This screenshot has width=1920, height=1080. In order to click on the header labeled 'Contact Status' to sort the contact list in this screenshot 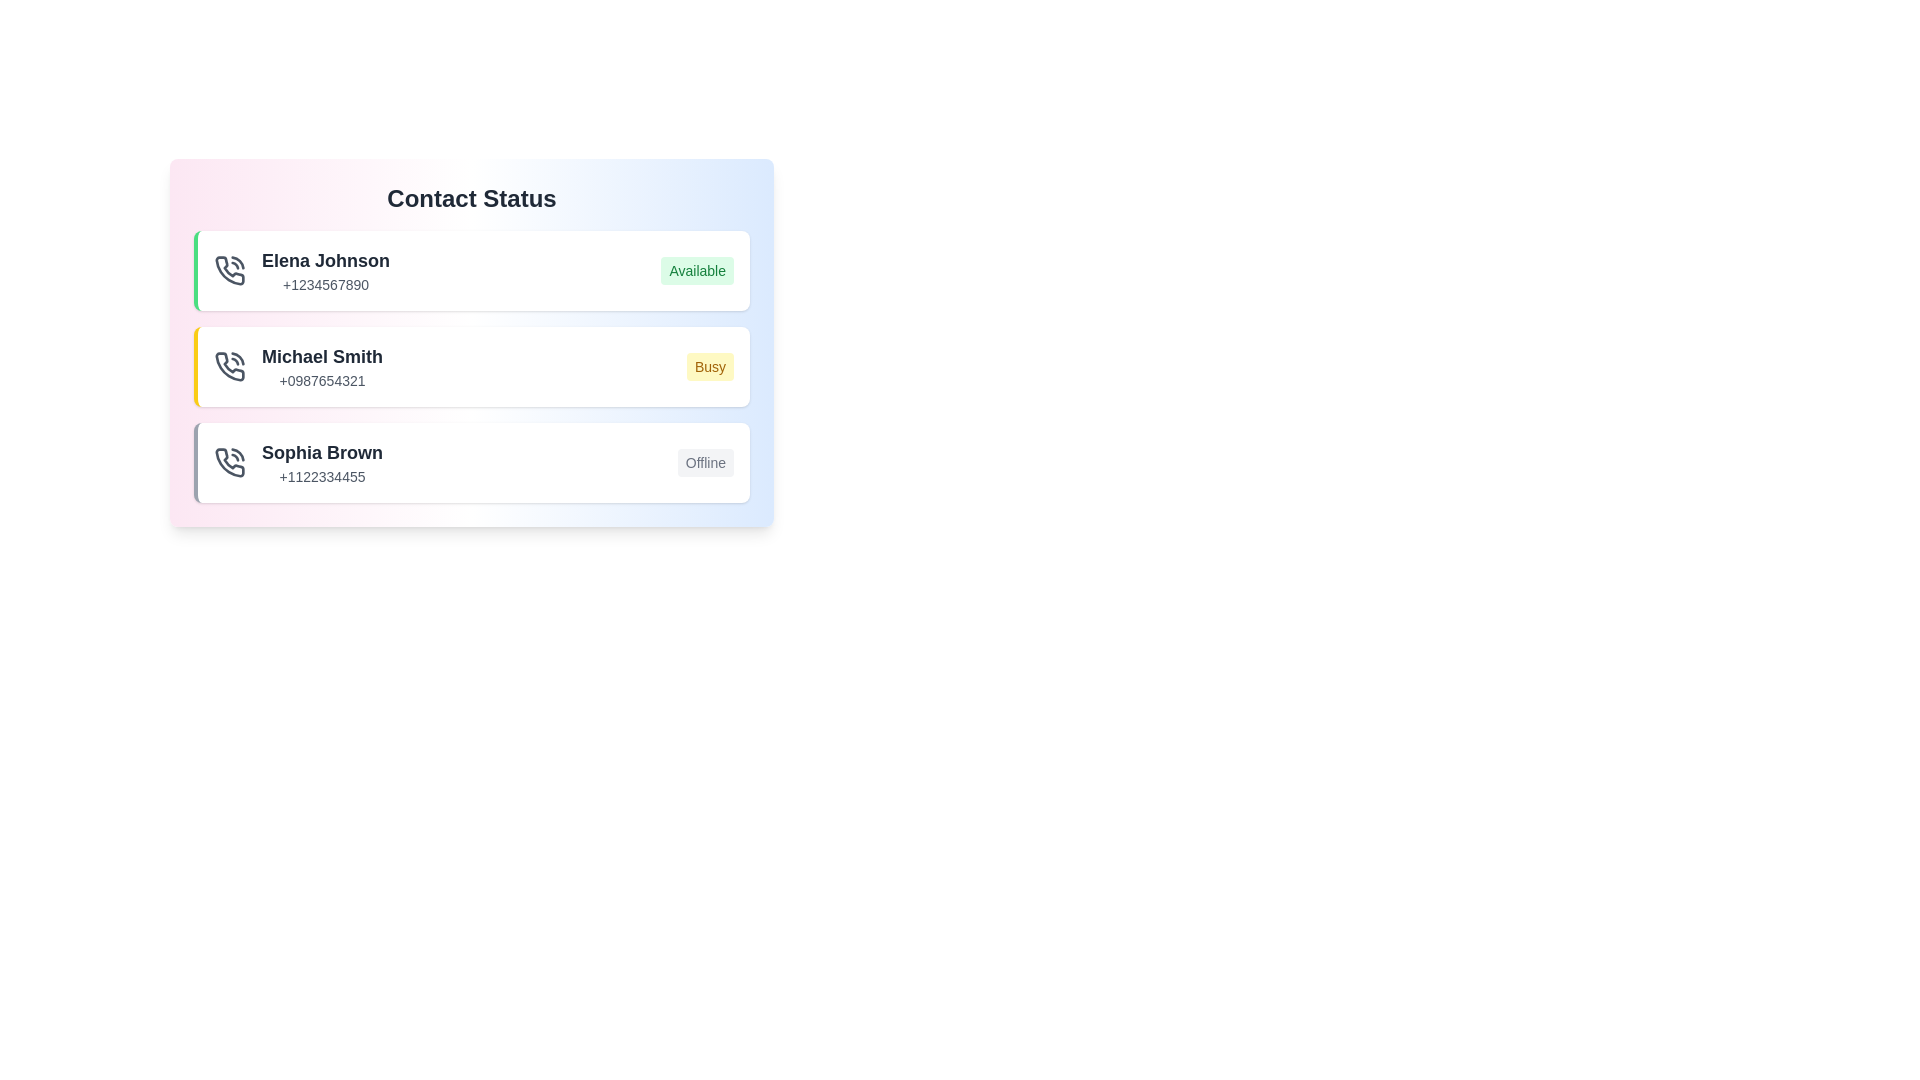, I will do `click(470, 199)`.